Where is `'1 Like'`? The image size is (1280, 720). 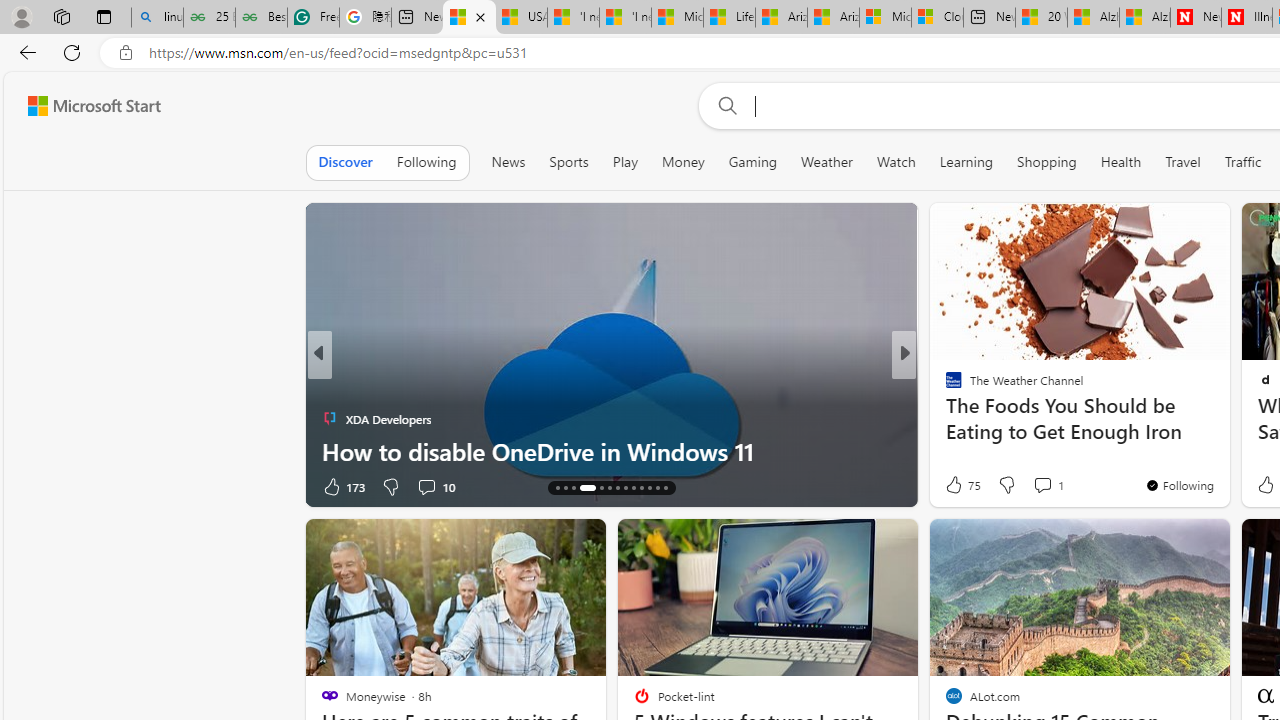 '1 Like' is located at coordinates (951, 486).